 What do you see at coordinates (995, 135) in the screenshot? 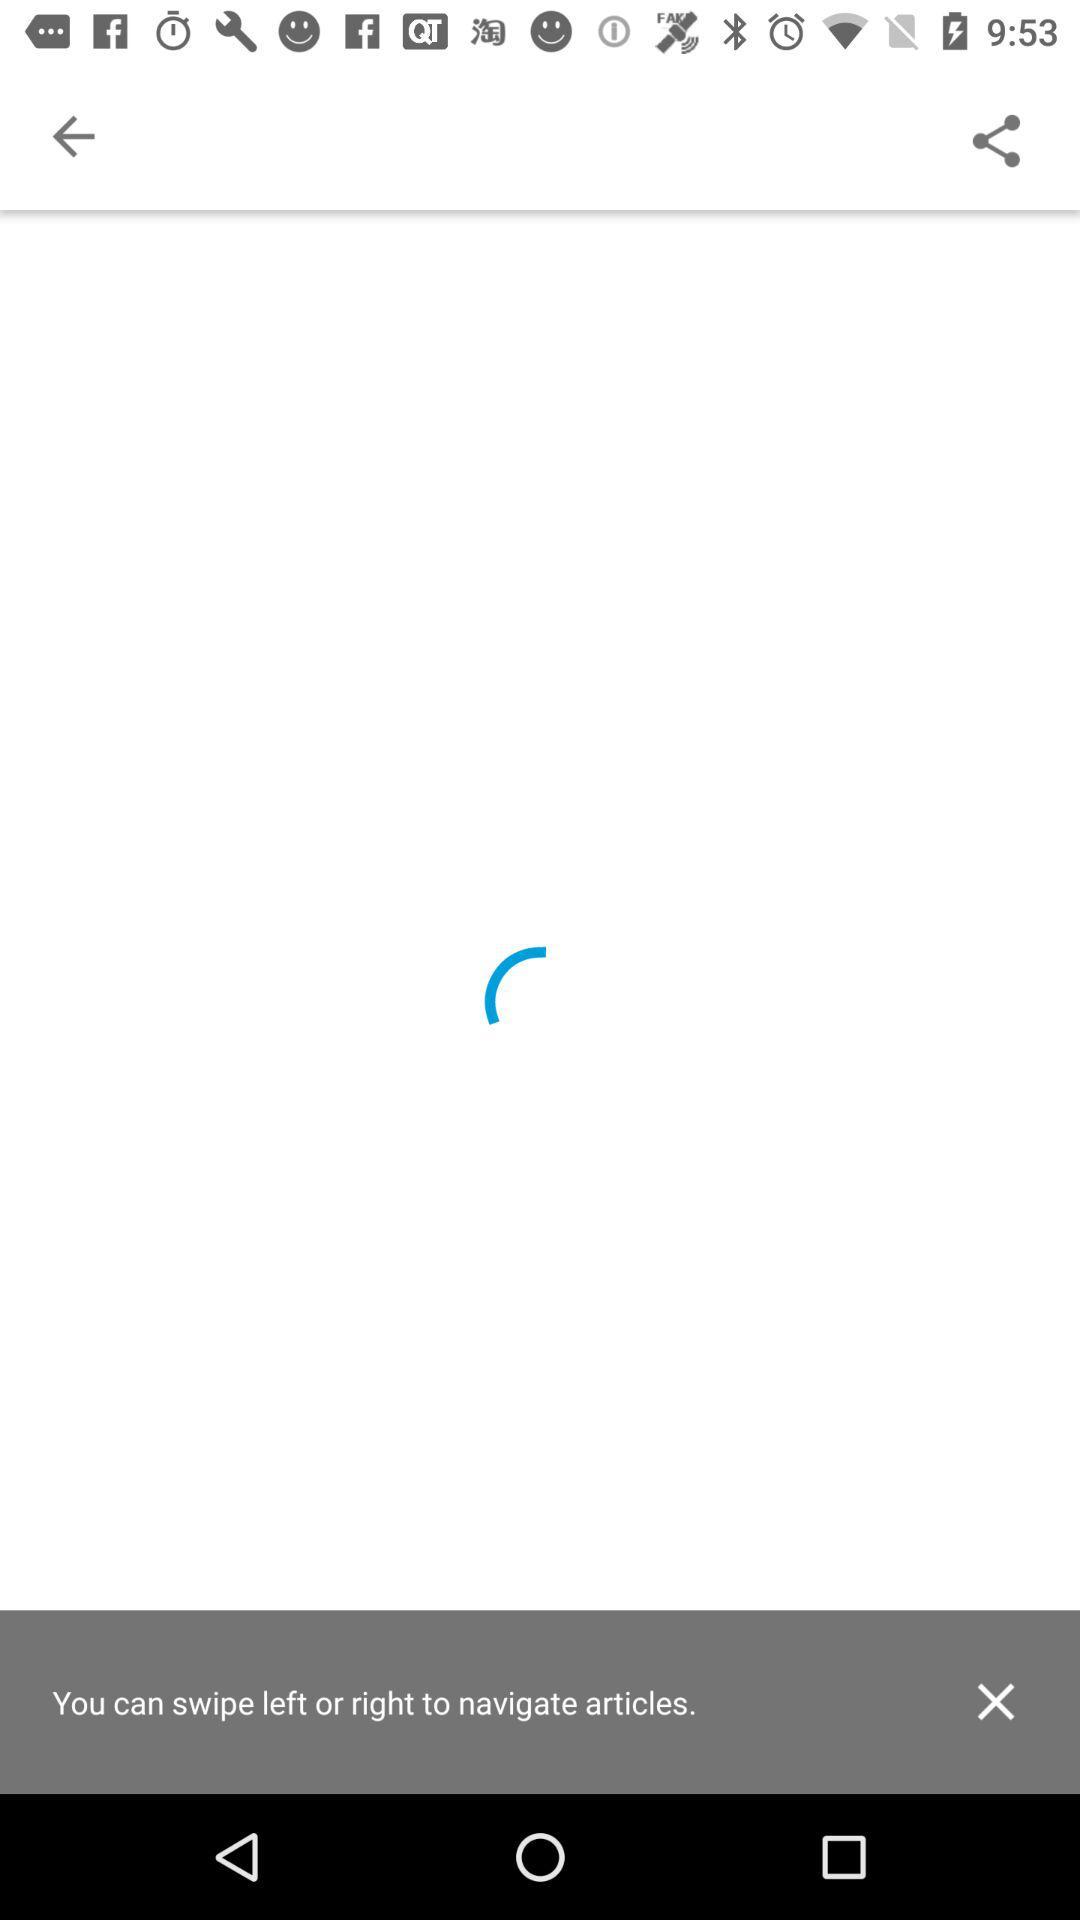
I see `share on social media` at bounding box center [995, 135].